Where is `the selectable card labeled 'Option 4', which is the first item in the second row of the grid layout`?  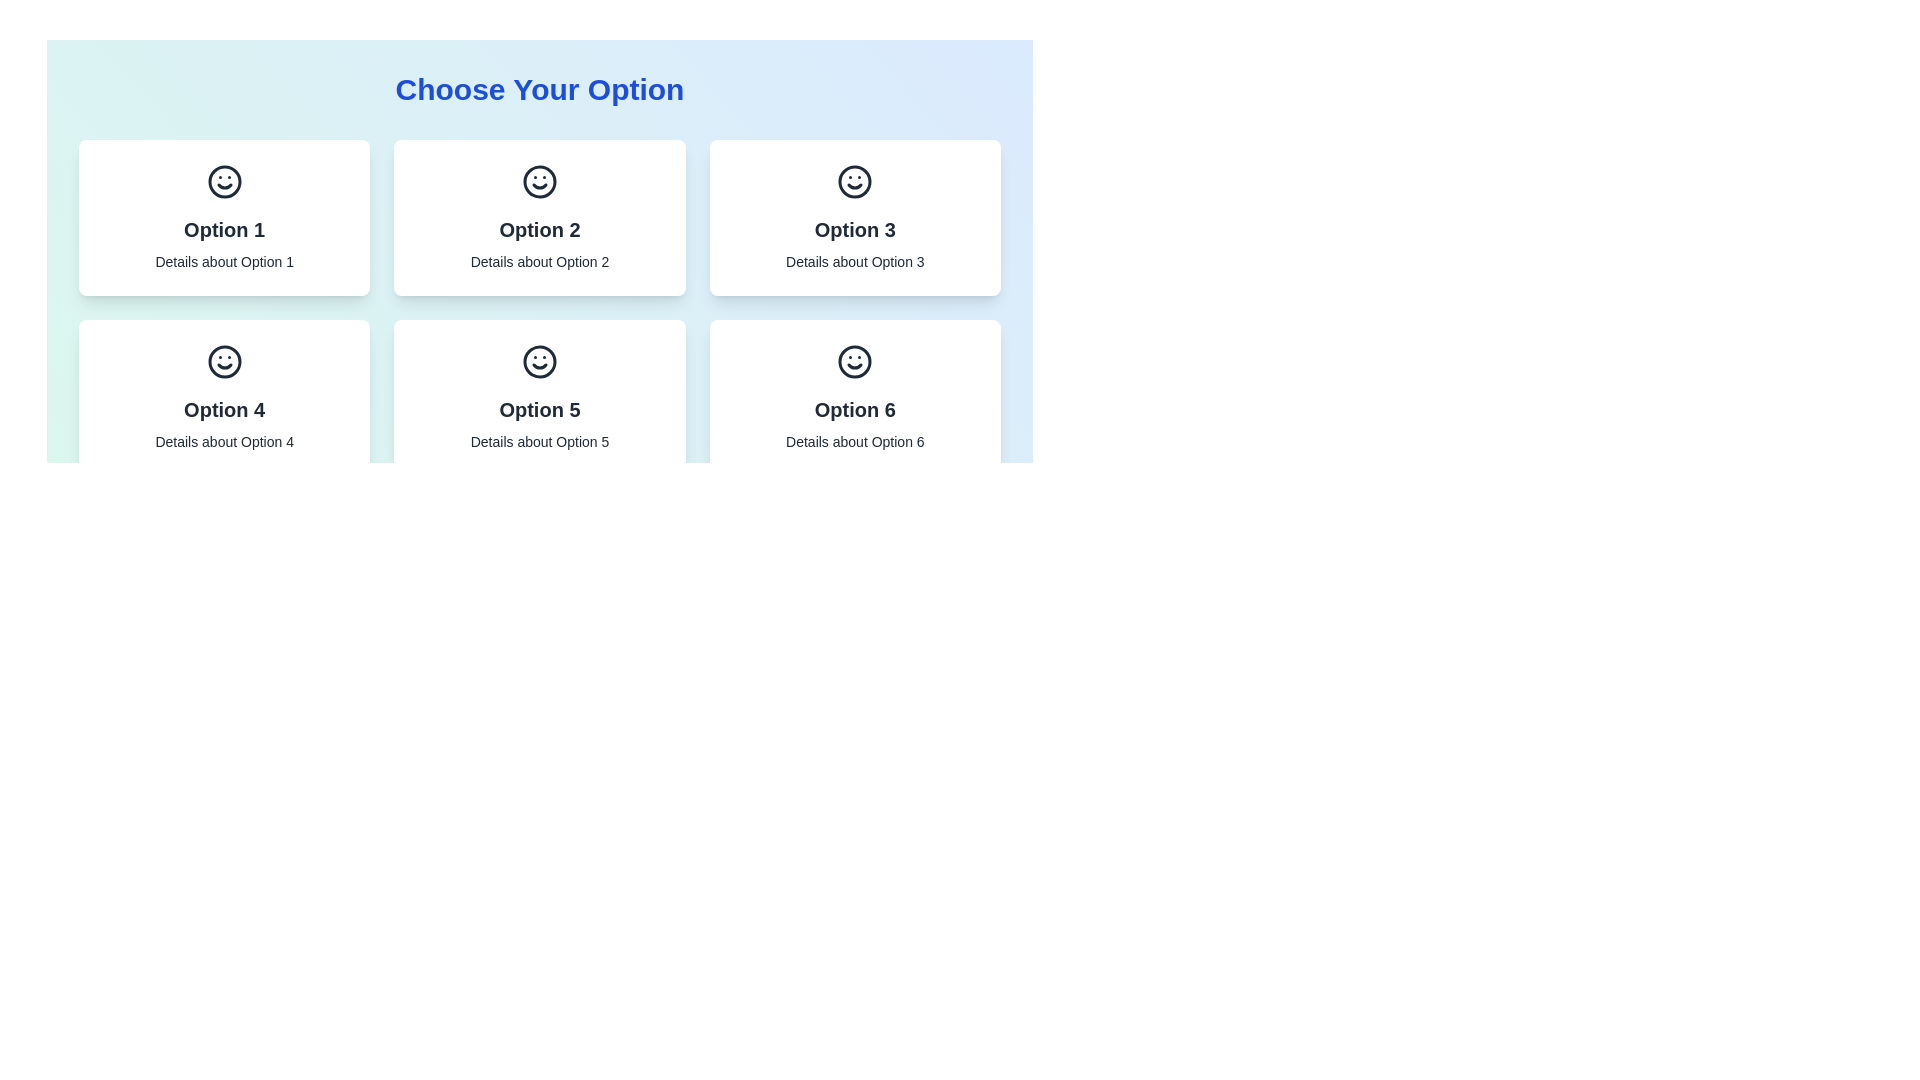 the selectable card labeled 'Option 4', which is the first item in the second row of the grid layout is located at coordinates (224, 397).